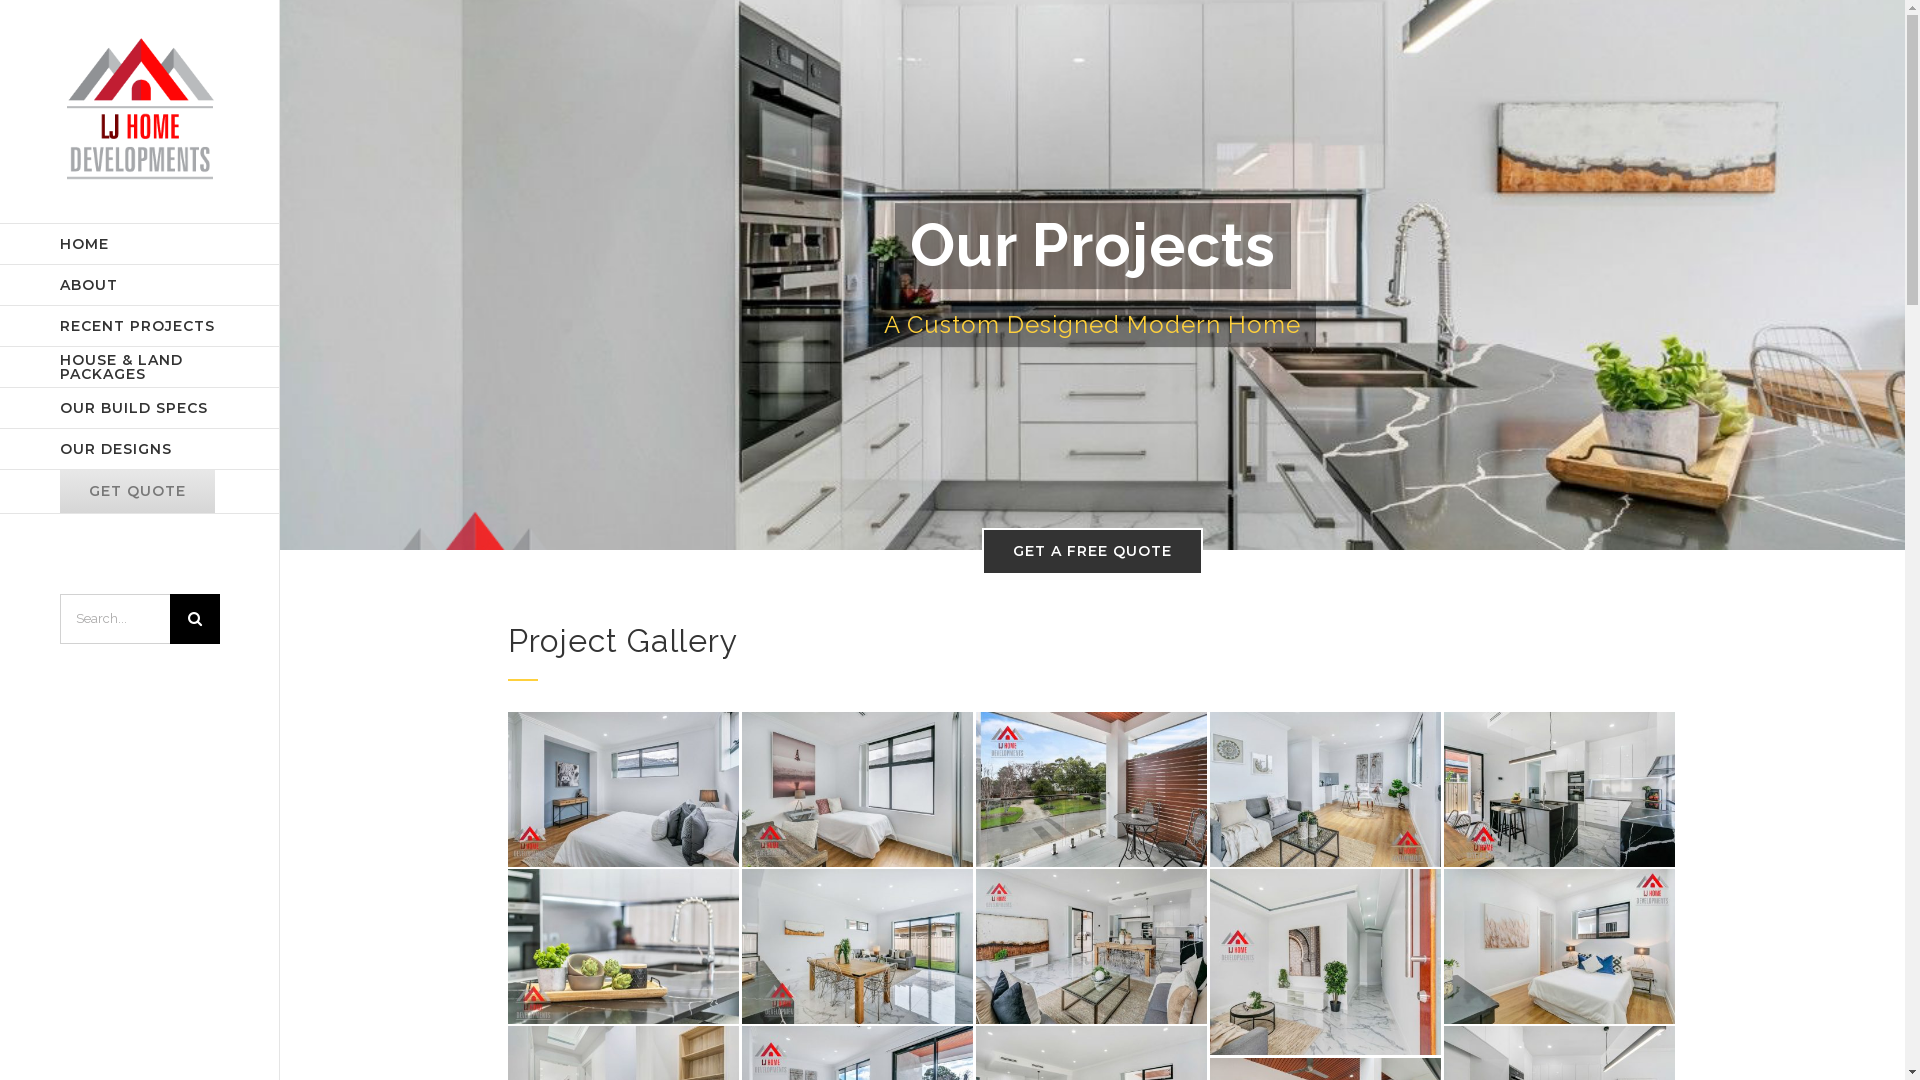  What do you see at coordinates (1090, 788) in the screenshot?
I see `'14'` at bounding box center [1090, 788].